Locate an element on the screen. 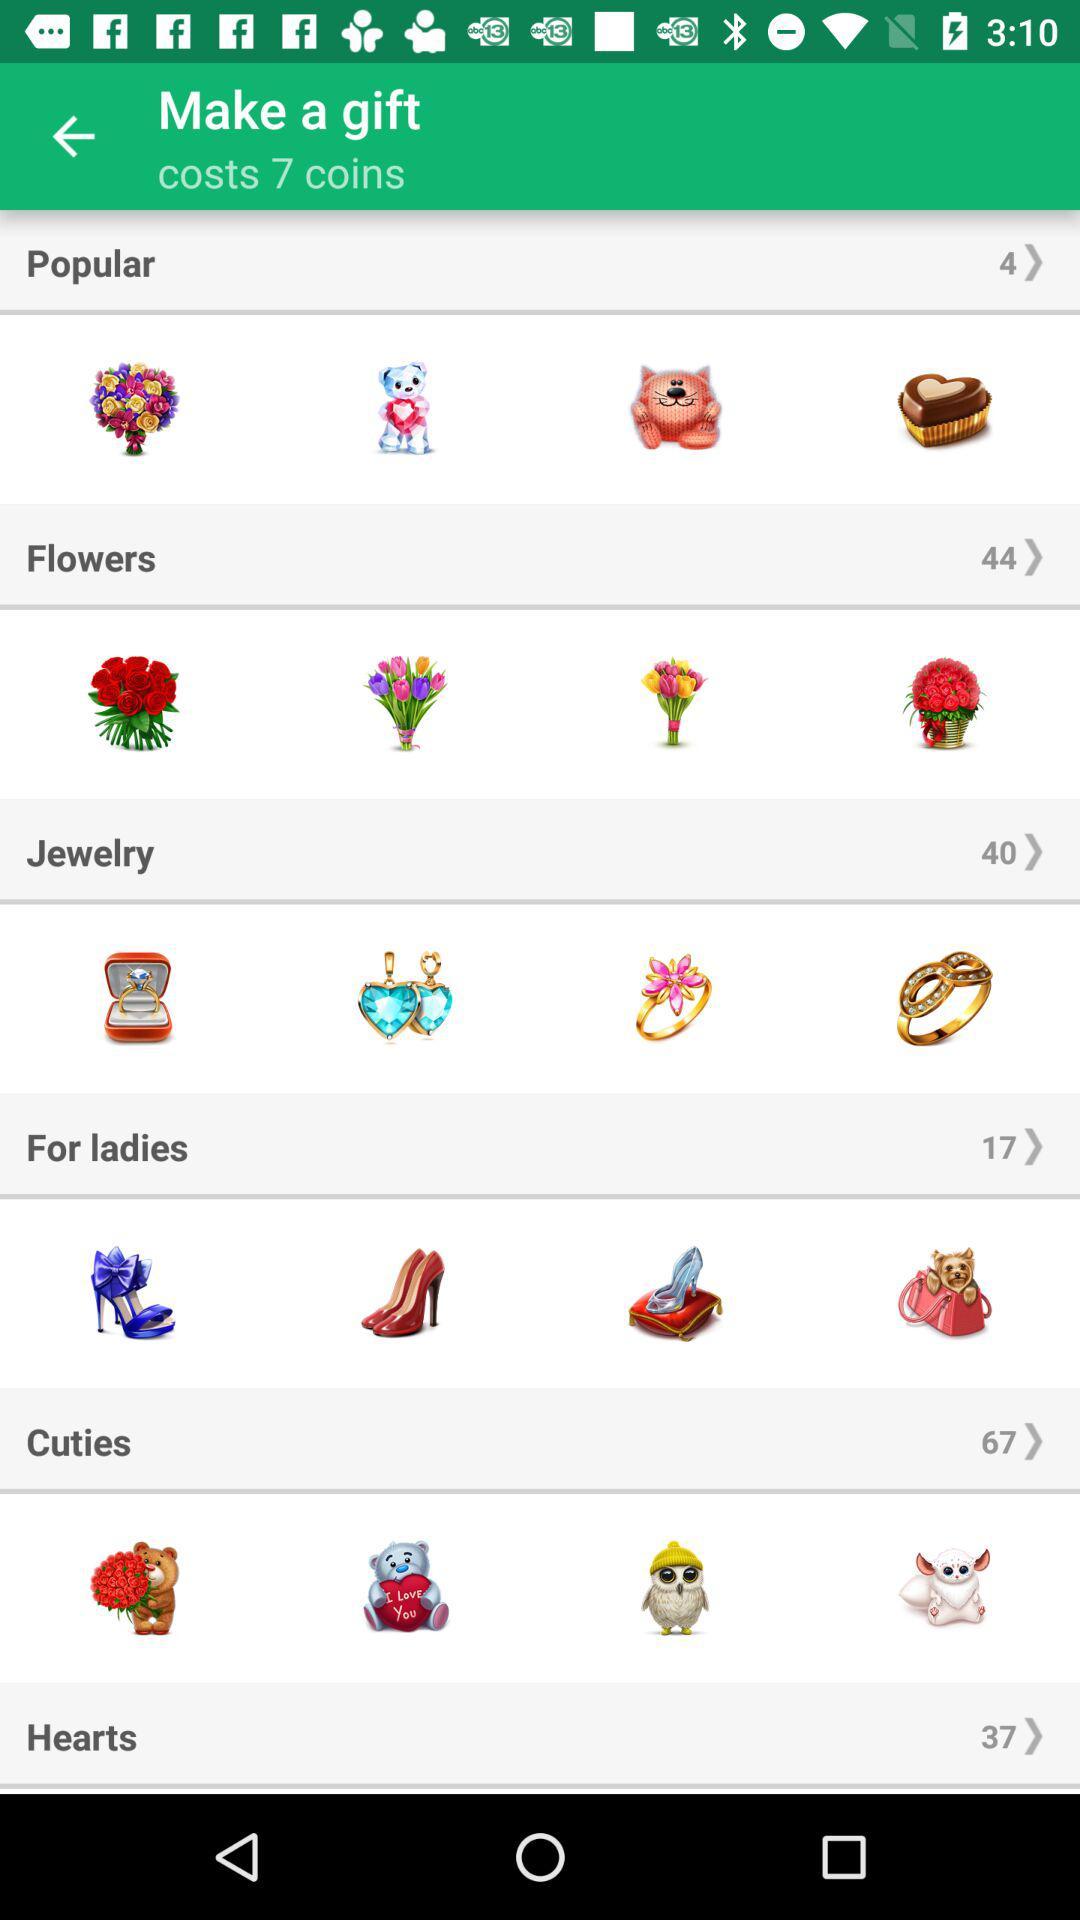  gift is located at coordinates (405, 408).